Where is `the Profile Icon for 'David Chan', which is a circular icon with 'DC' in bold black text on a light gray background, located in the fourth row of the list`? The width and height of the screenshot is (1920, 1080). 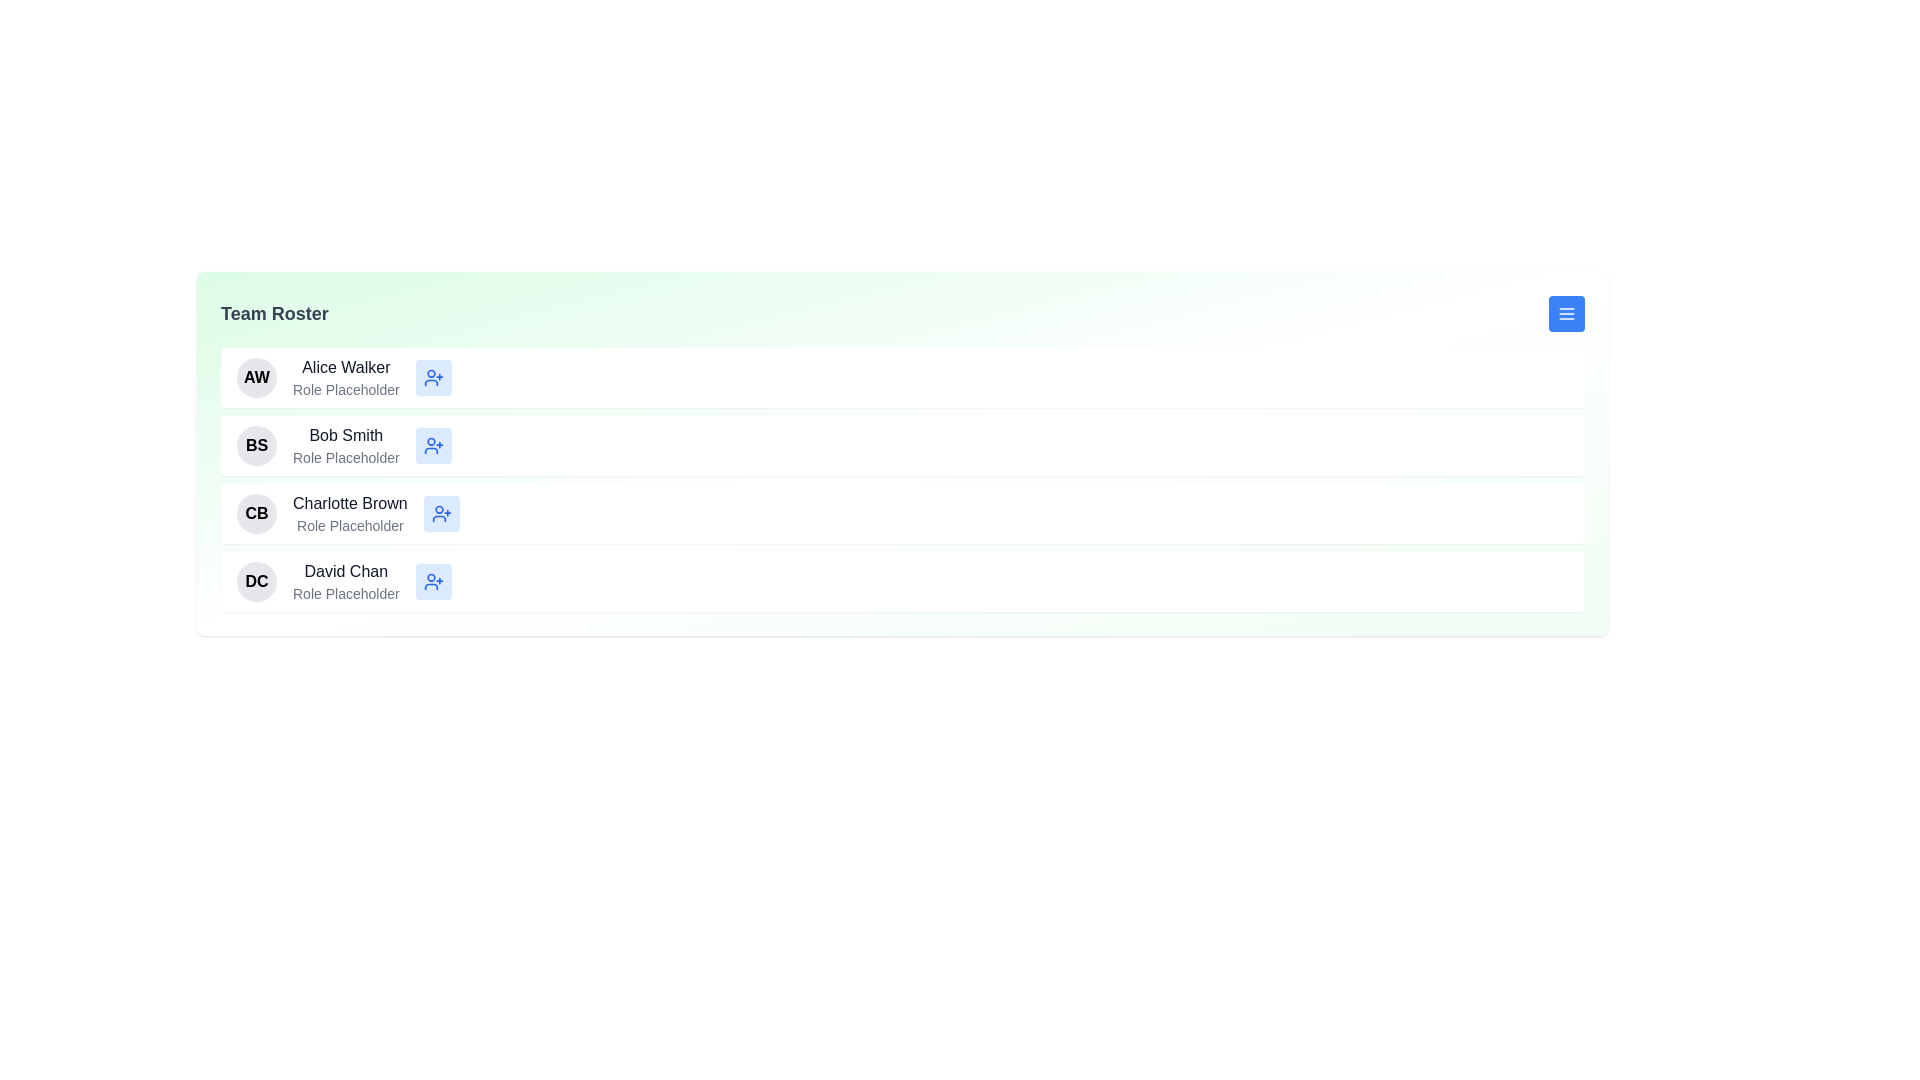 the Profile Icon for 'David Chan', which is a circular icon with 'DC' in bold black text on a light gray background, located in the fourth row of the list is located at coordinates (256, 582).